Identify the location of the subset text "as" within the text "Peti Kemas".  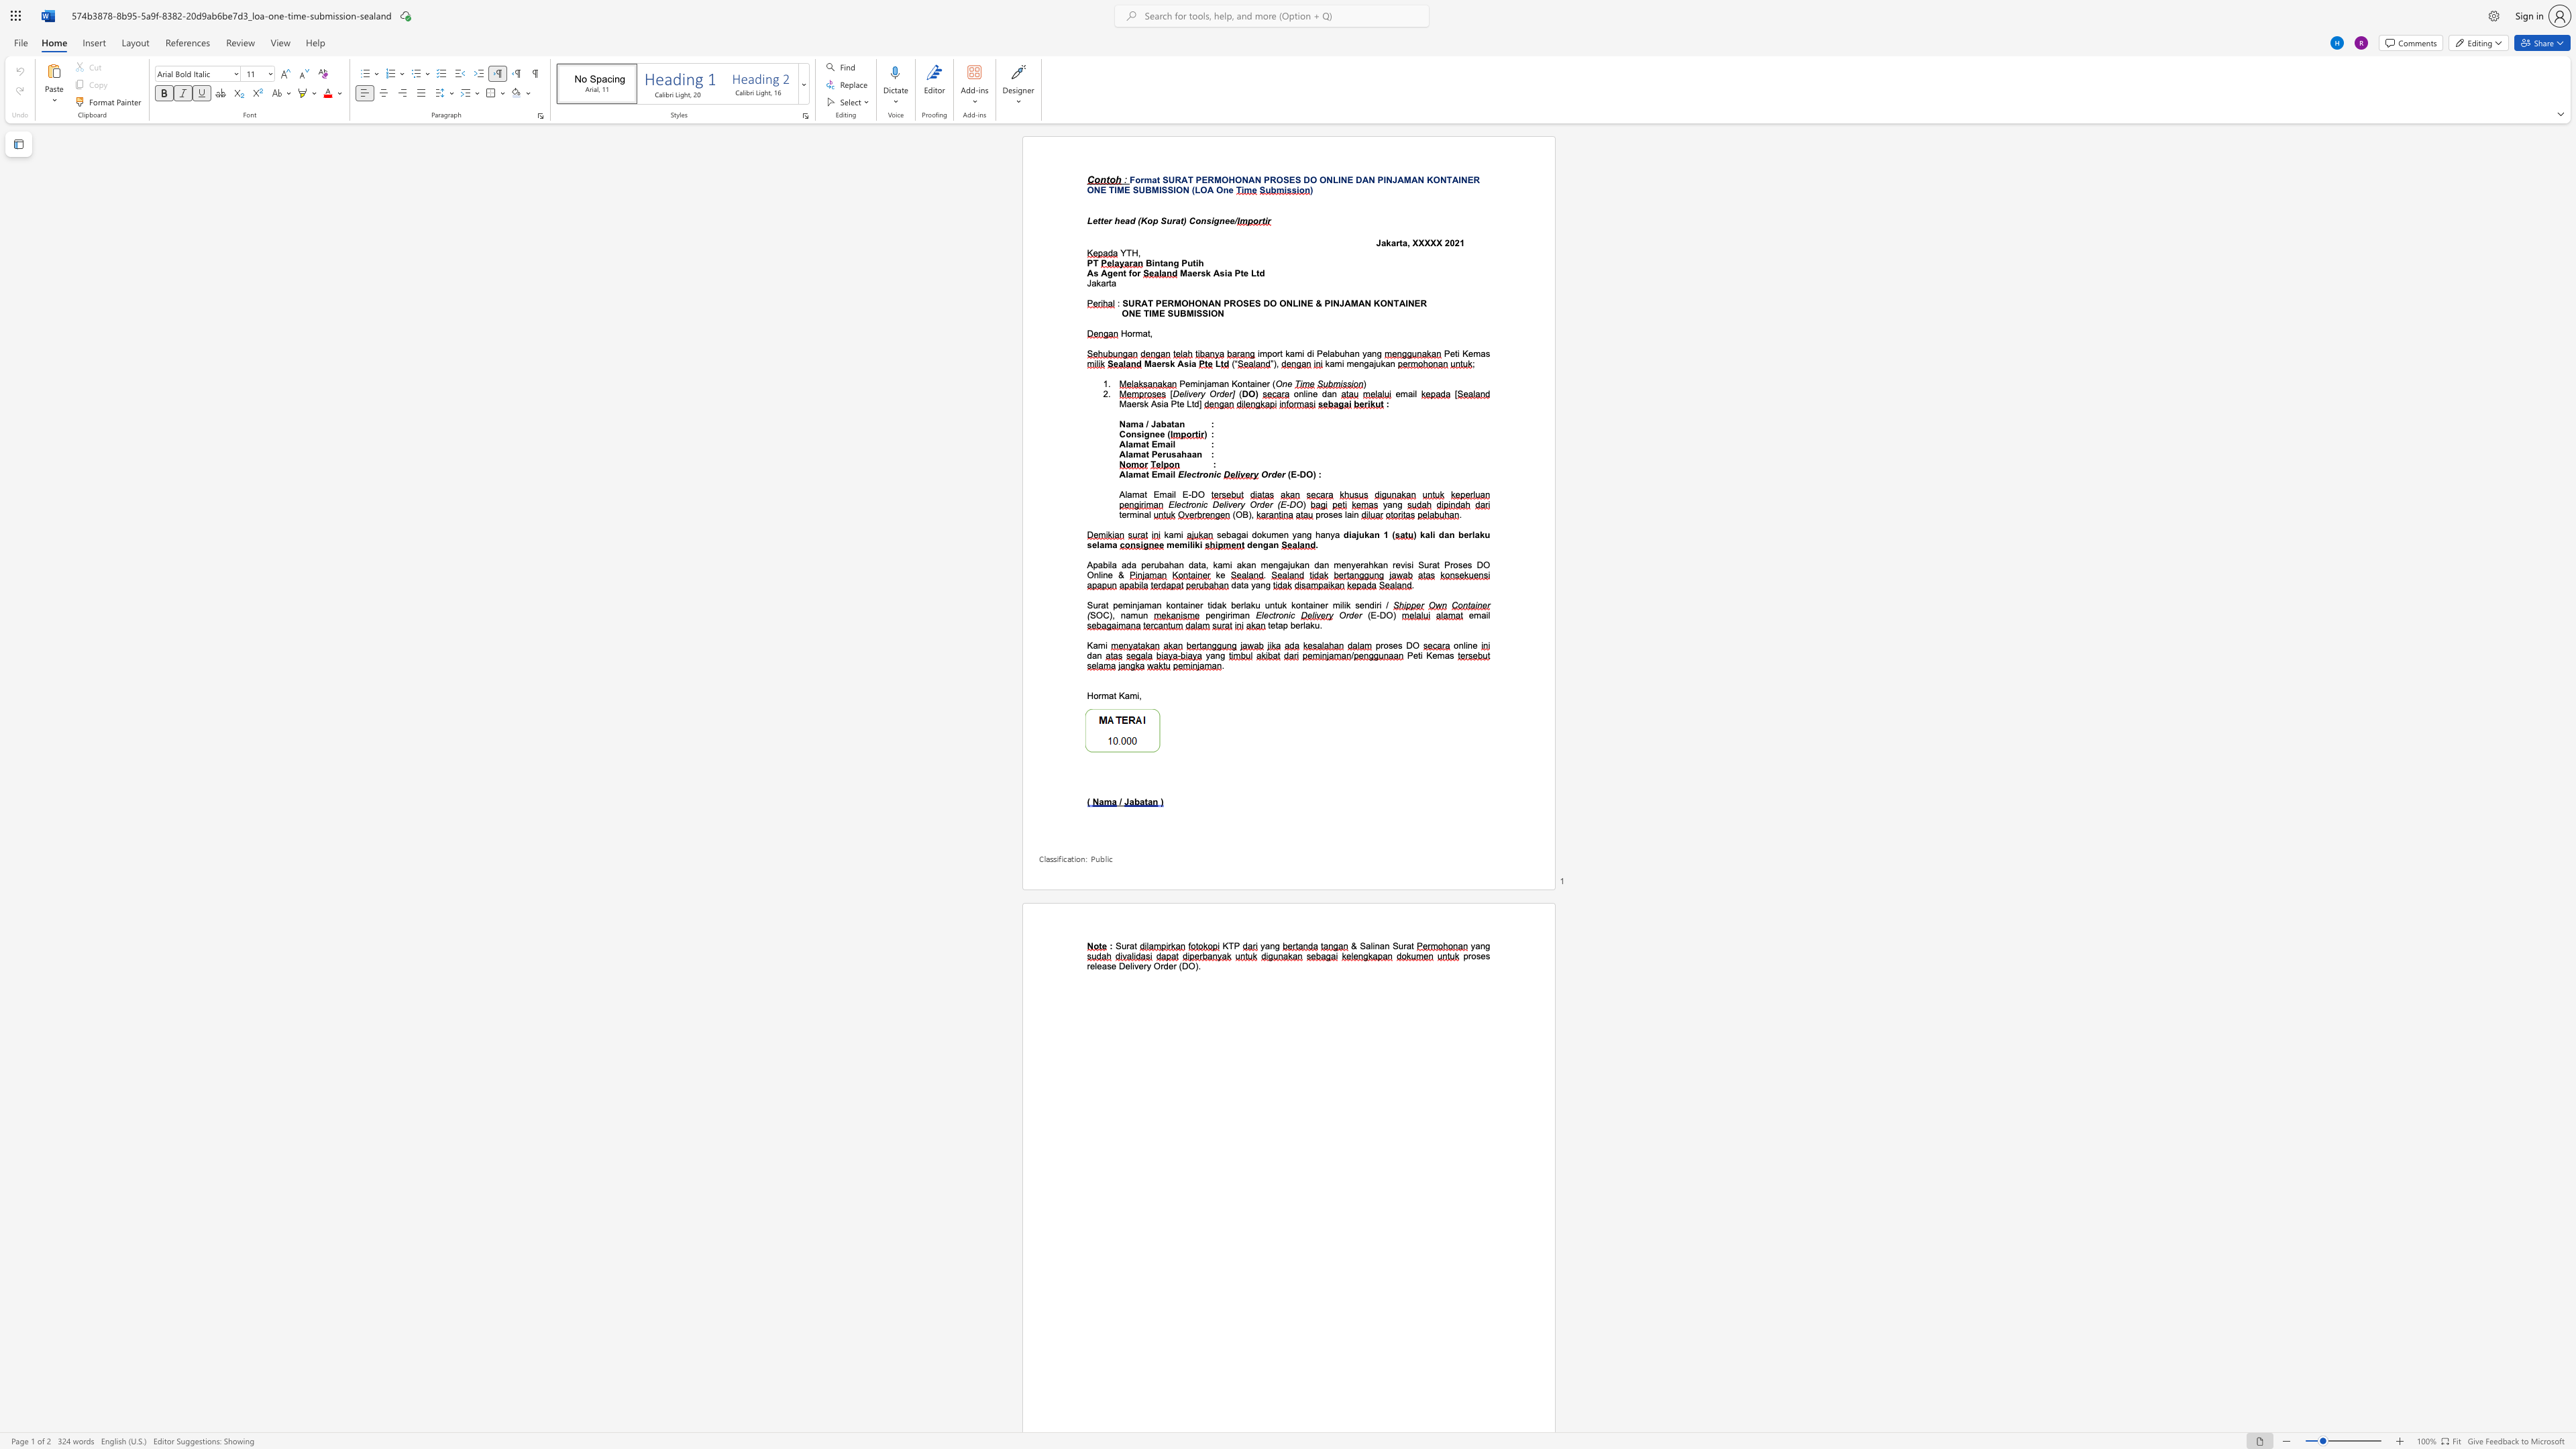
(1480, 353).